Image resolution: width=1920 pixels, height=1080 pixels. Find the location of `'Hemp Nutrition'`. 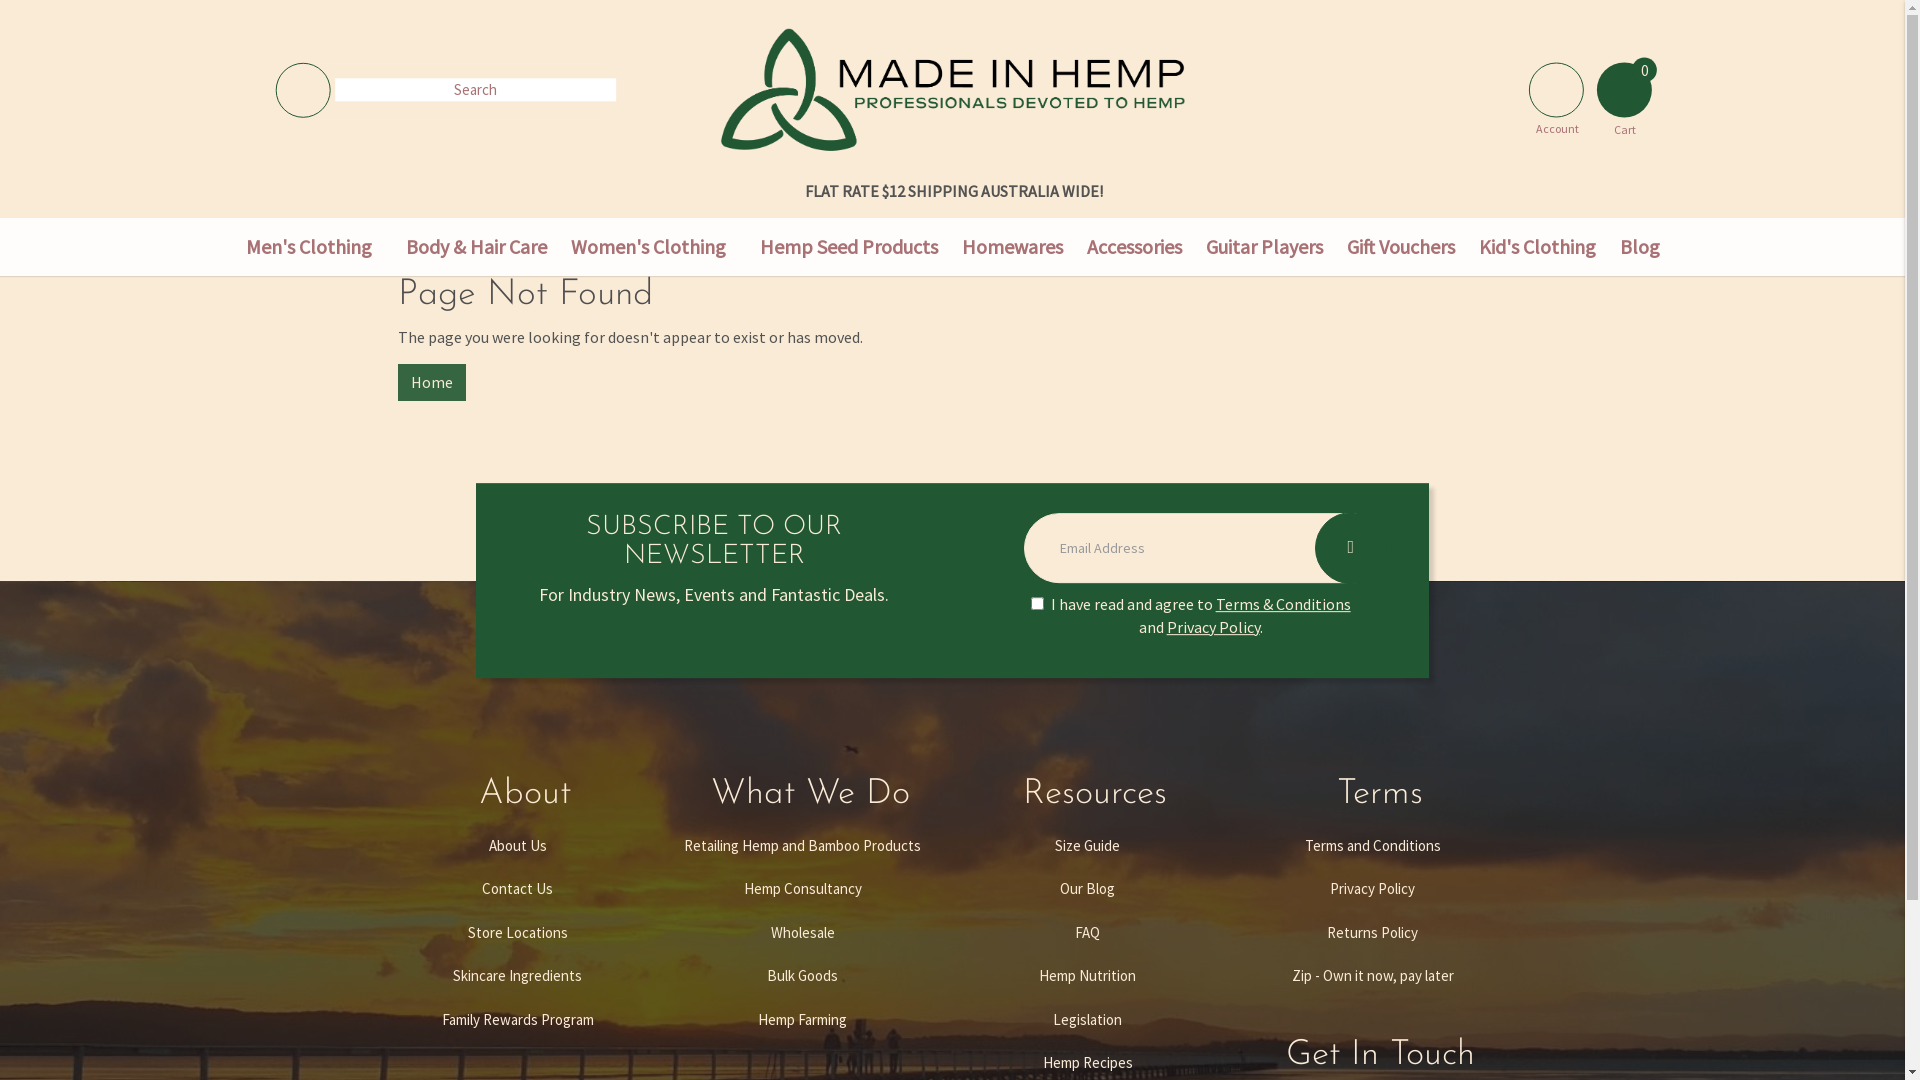

'Hemp Nutrition' is located at coordinates (1085, 974).